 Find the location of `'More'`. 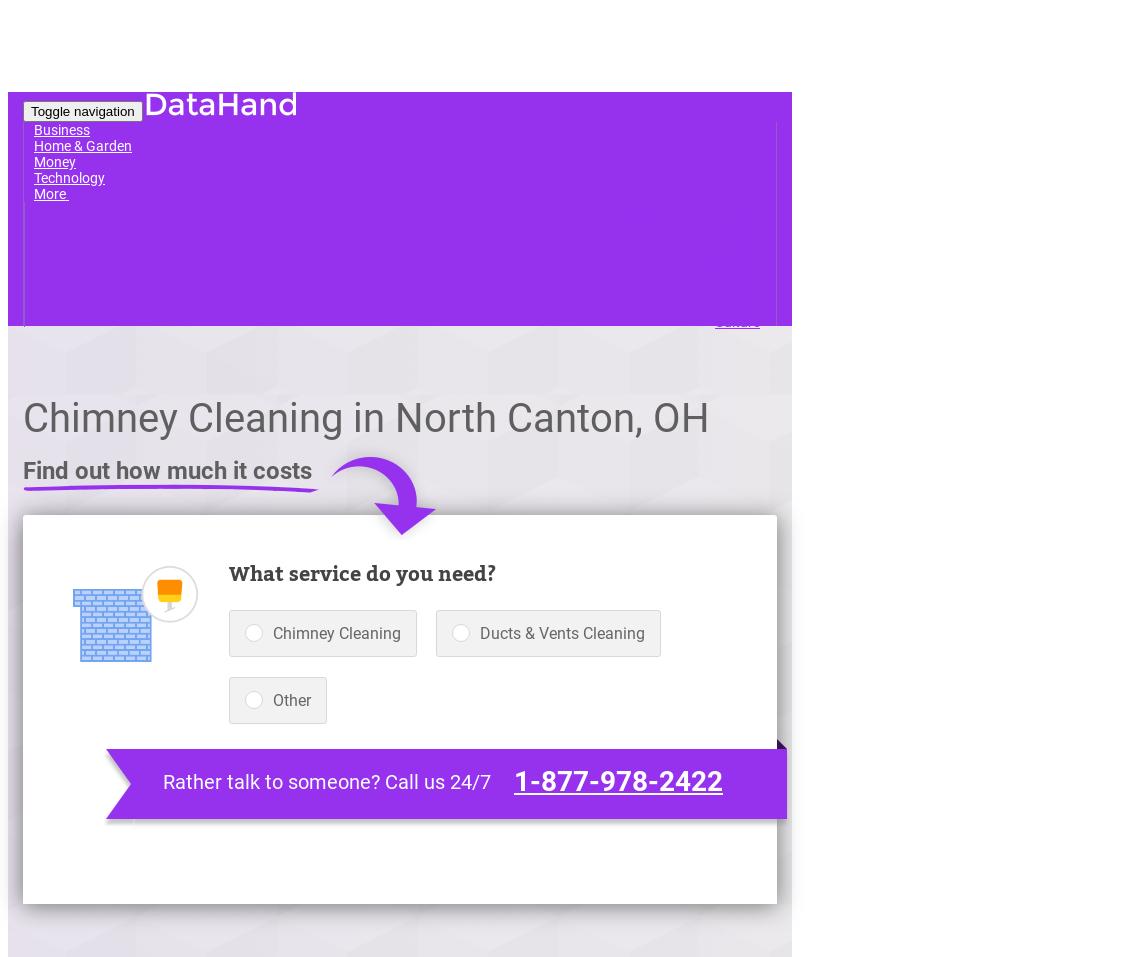

'More' is located at coordinates (51, 192).